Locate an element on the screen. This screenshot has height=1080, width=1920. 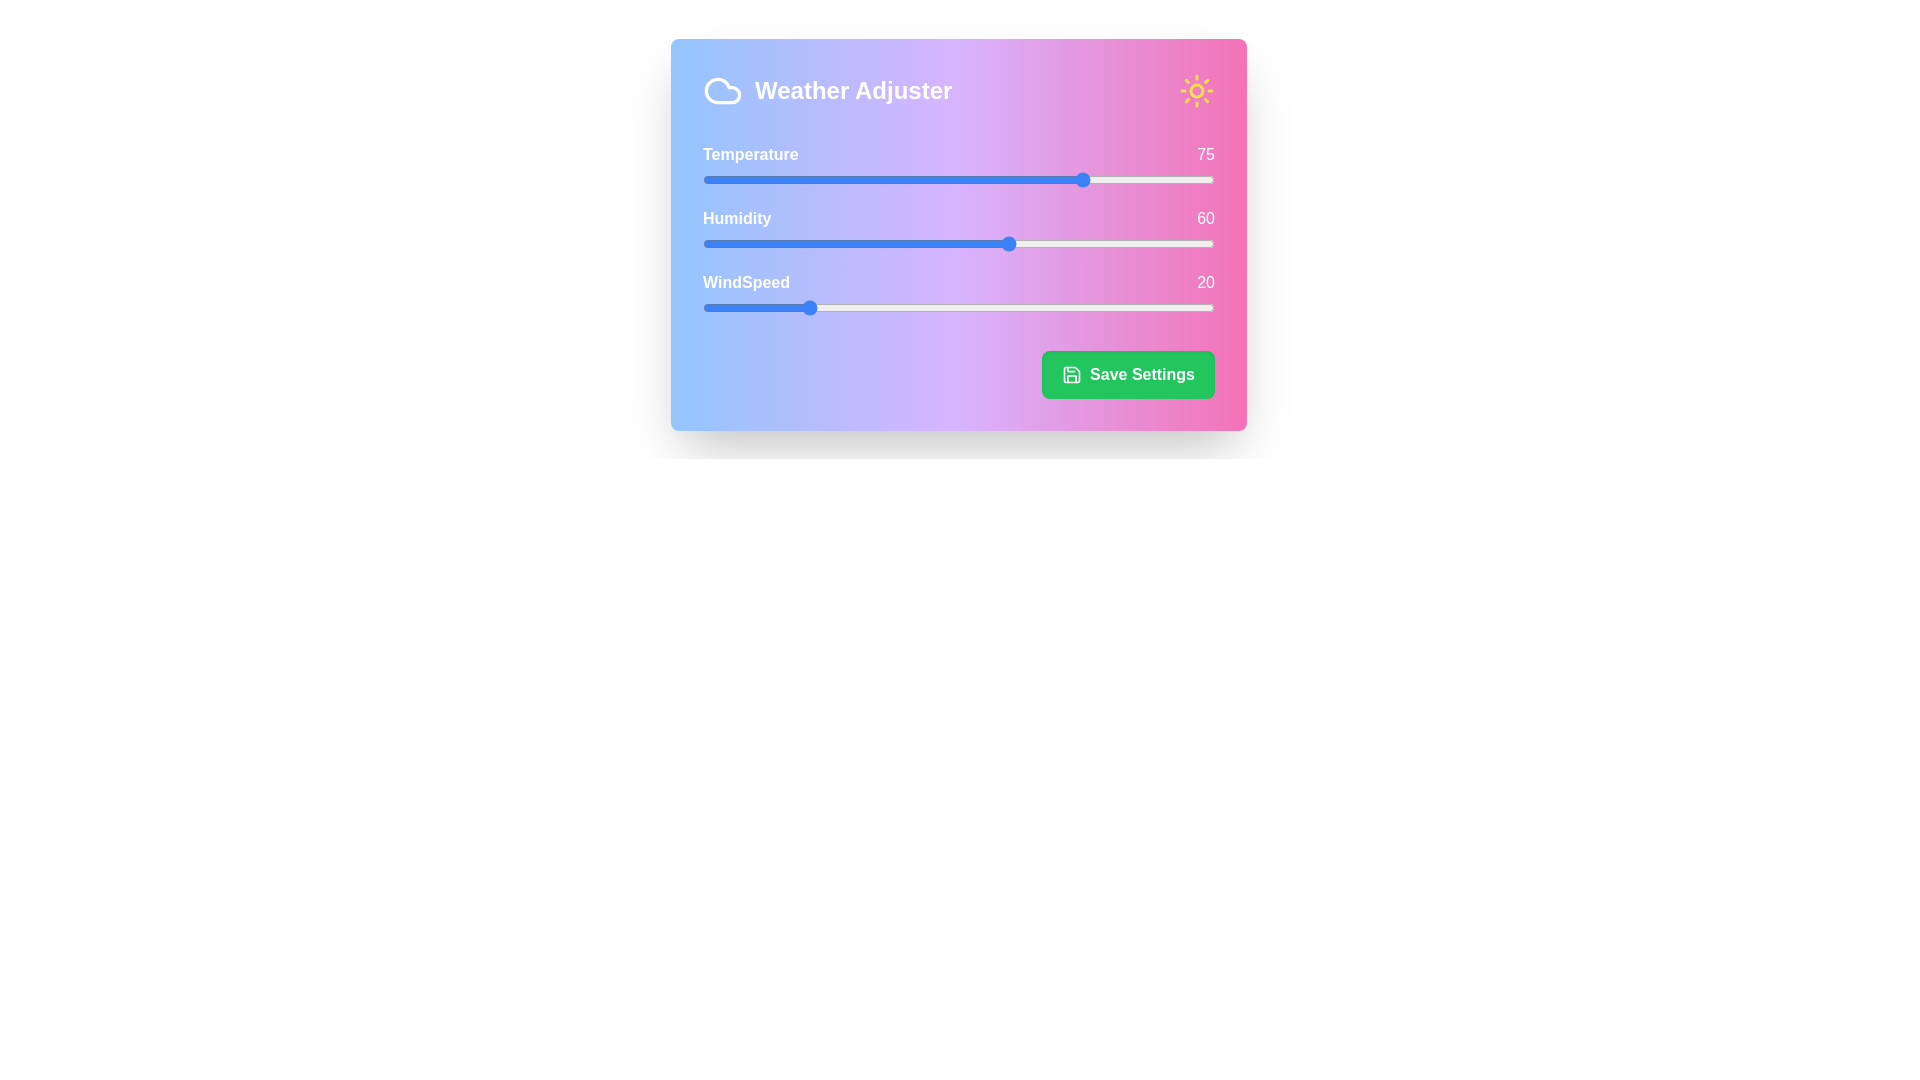
the wind speed is located at coordinates (789, 308).